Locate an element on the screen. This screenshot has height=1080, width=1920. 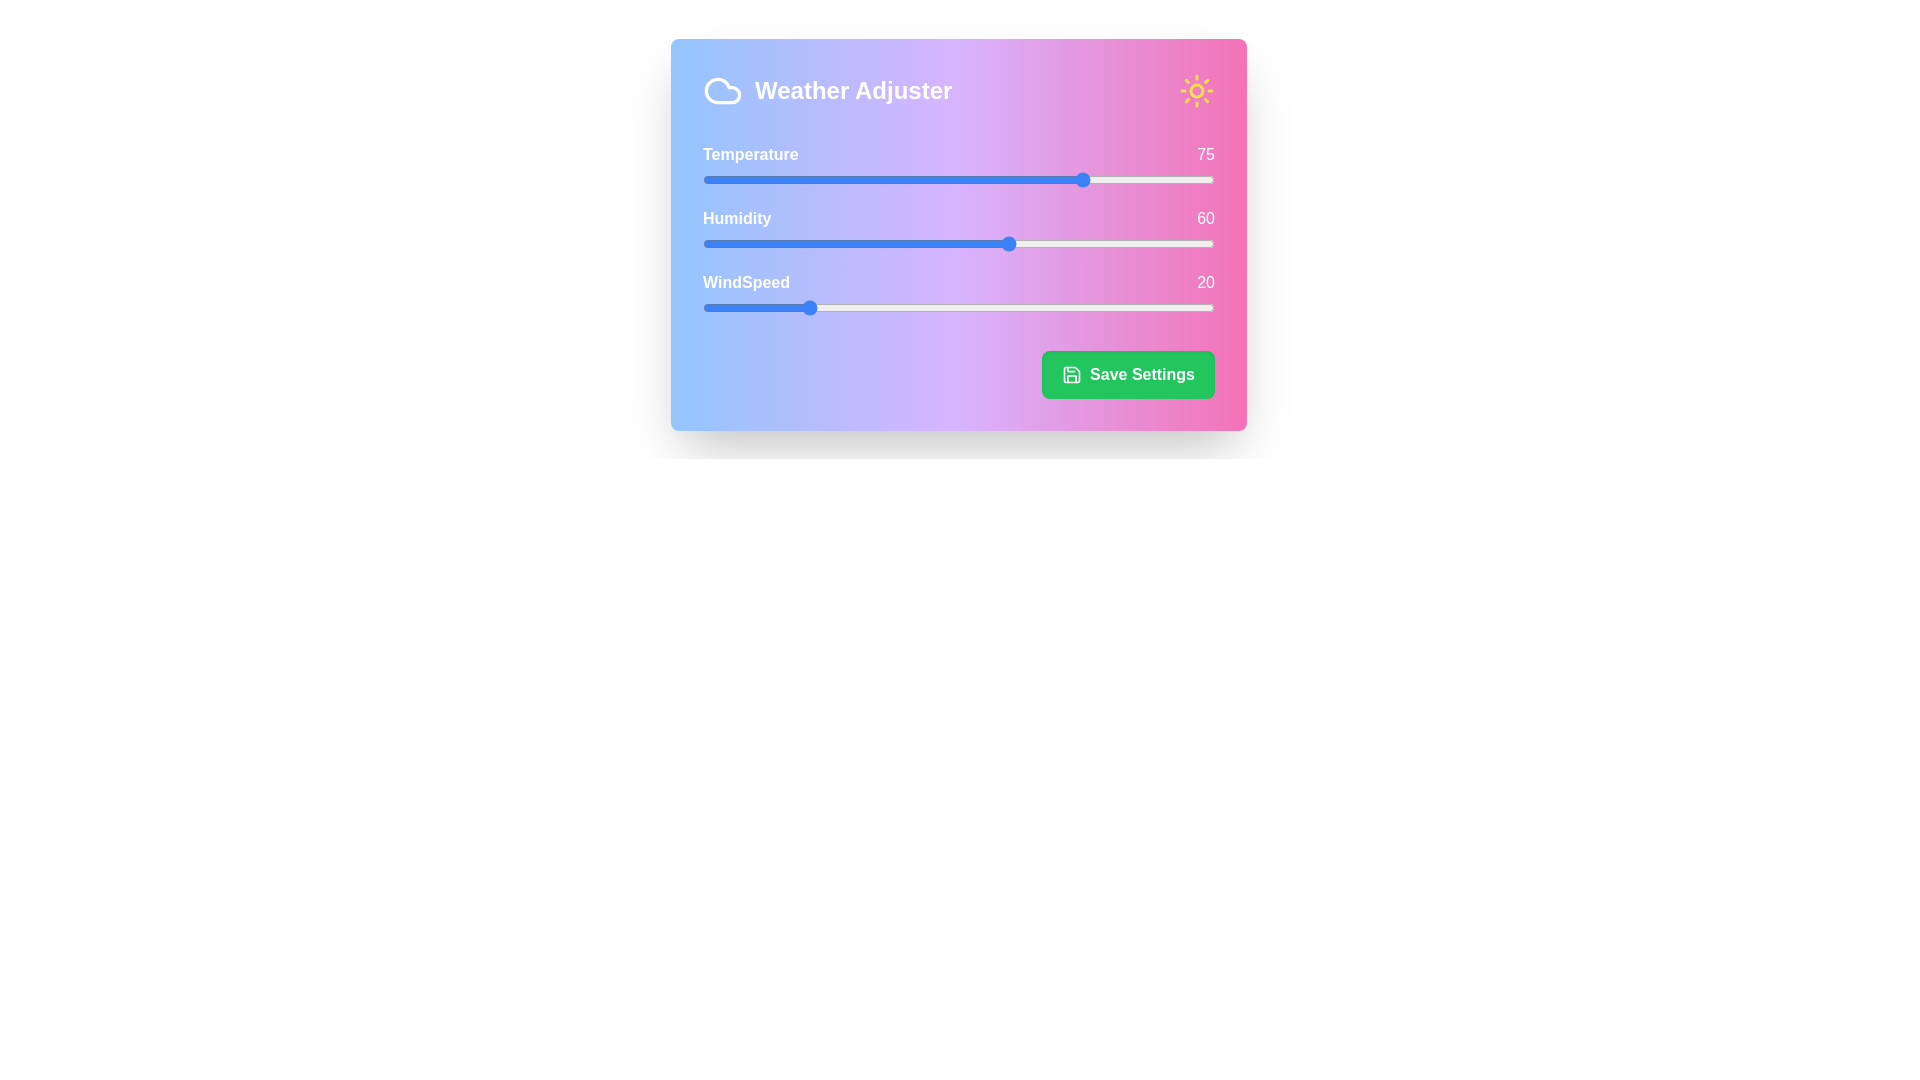
the wind speed is located at coordinates (789, 308).